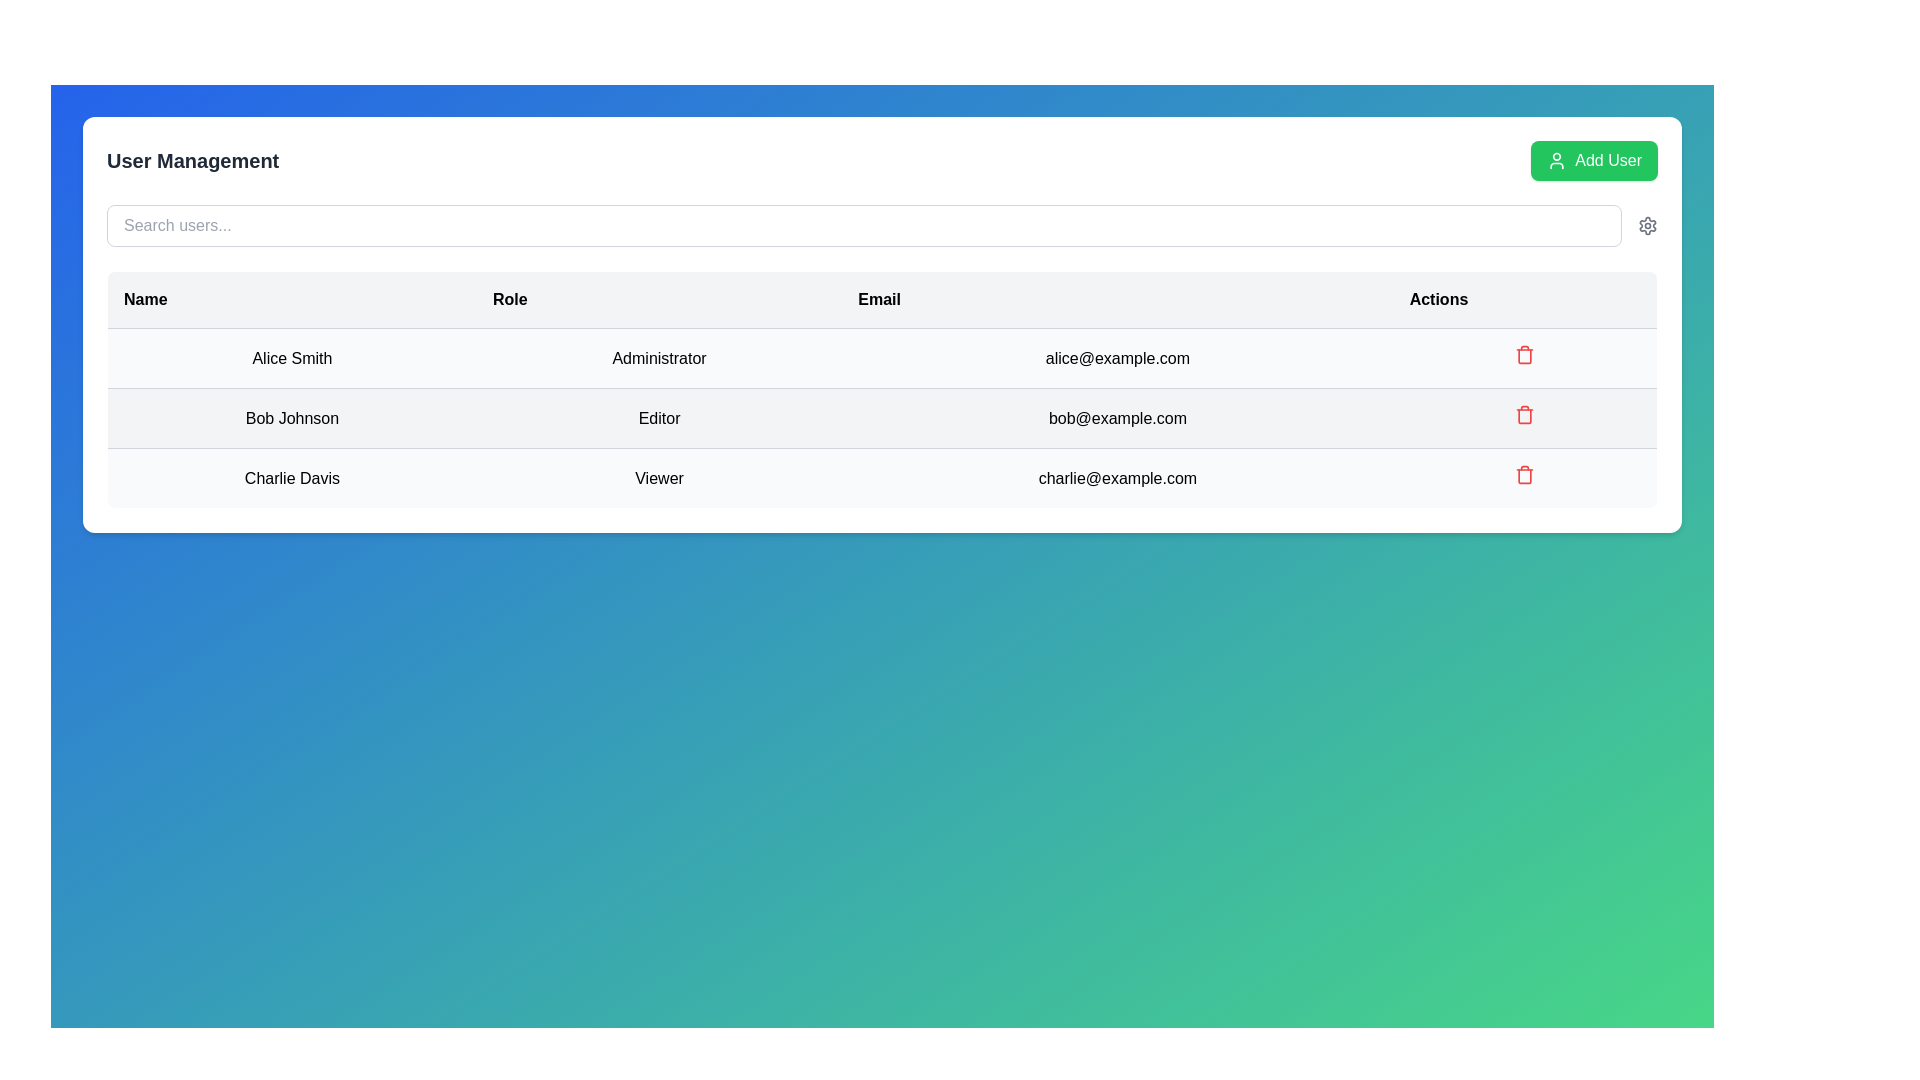 The height and width of the screenshot is (1080, 1920). Describe the element at coordinates (881, 417) in the screenshot. I see `the second row of the table that contains 'Bob Johnson', 'Editor', and 'bob@example.com' to interact with its cells` at that location.